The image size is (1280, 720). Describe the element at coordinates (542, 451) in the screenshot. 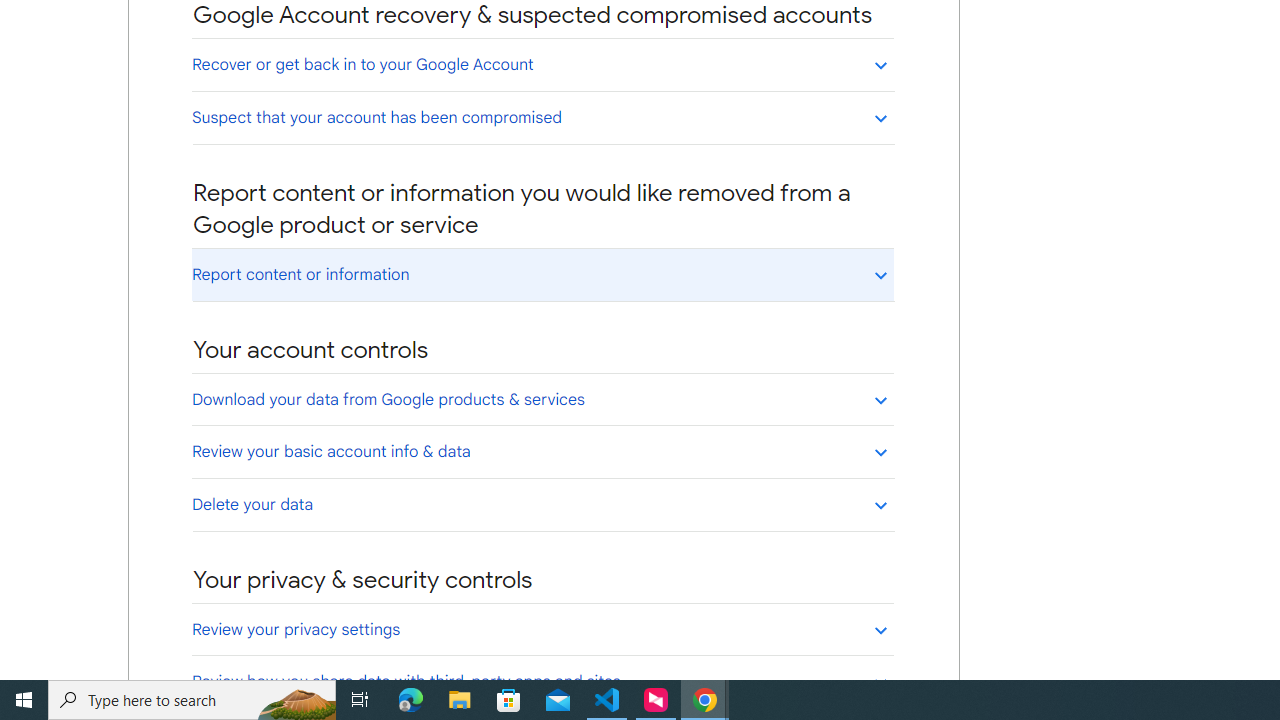

I see `'Review your basic account info & data'` at that location.